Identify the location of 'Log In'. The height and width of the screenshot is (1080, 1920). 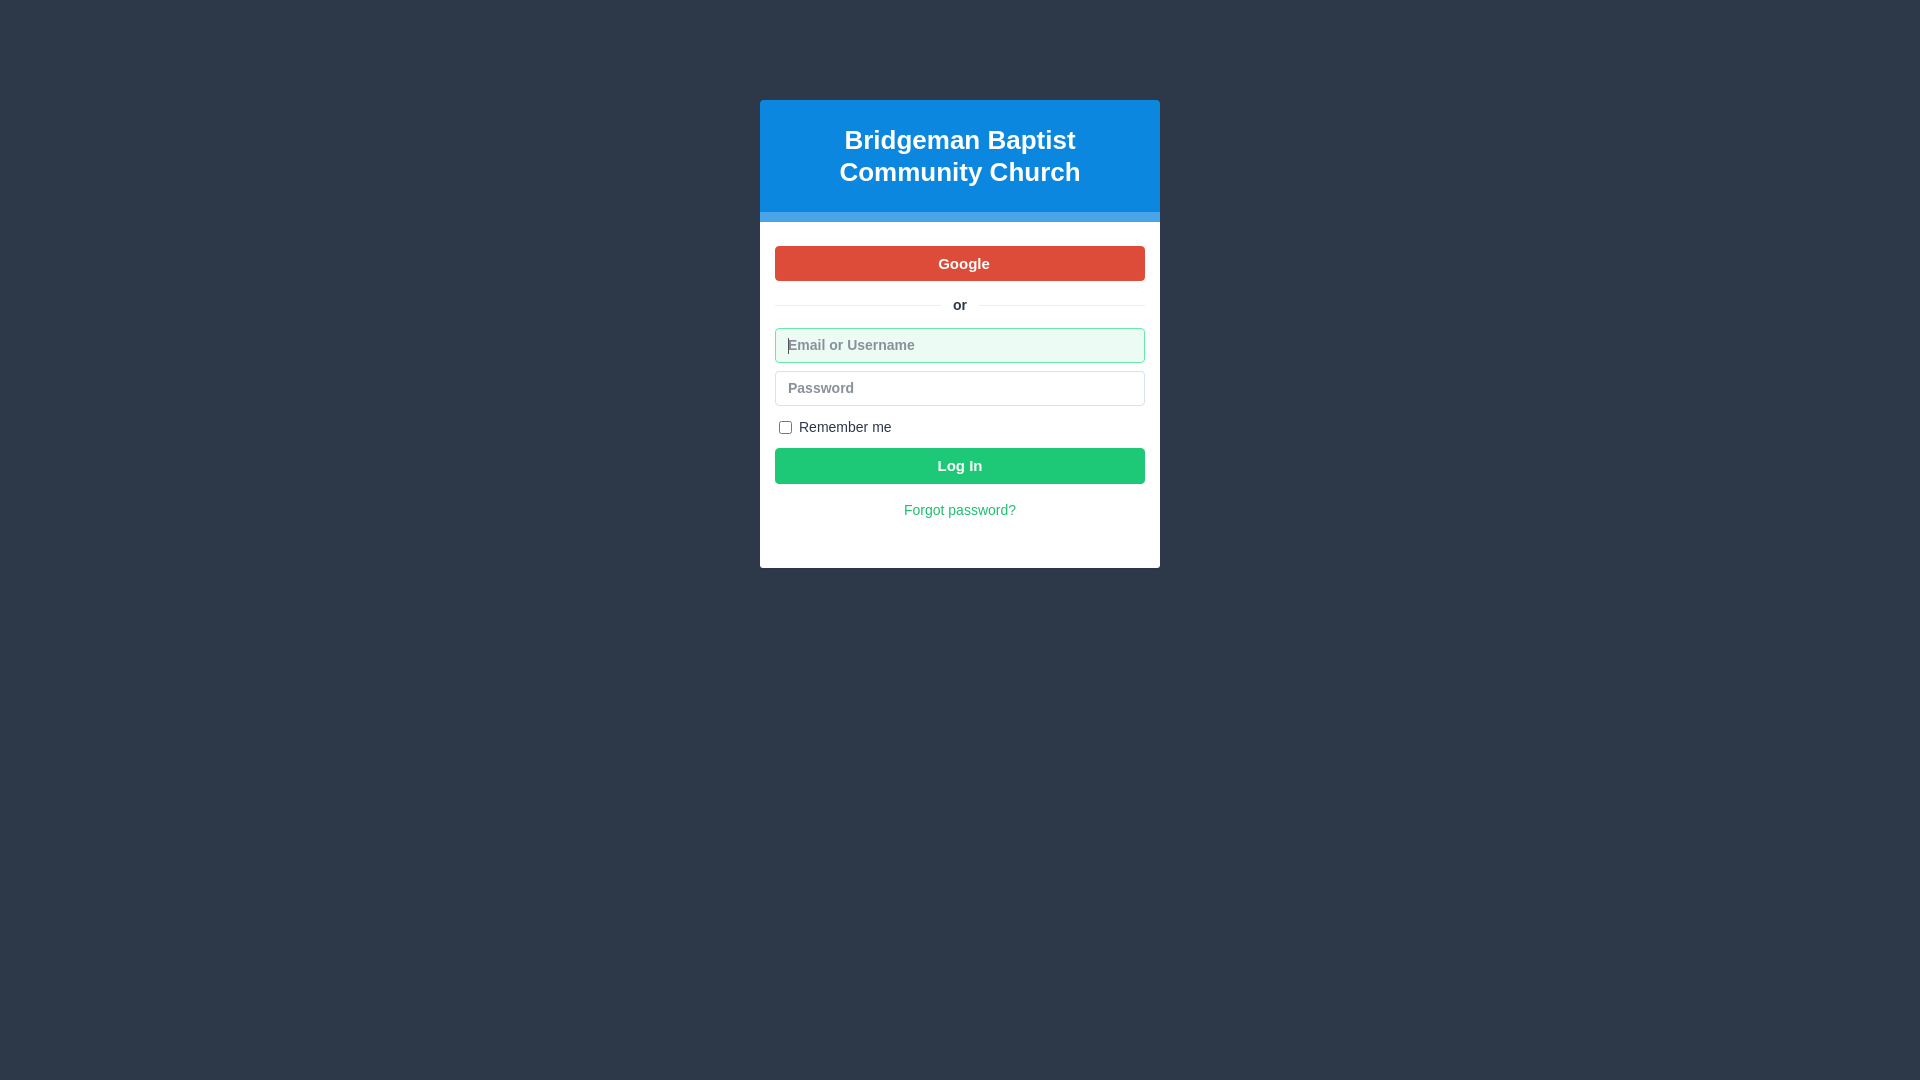
(960, 465).